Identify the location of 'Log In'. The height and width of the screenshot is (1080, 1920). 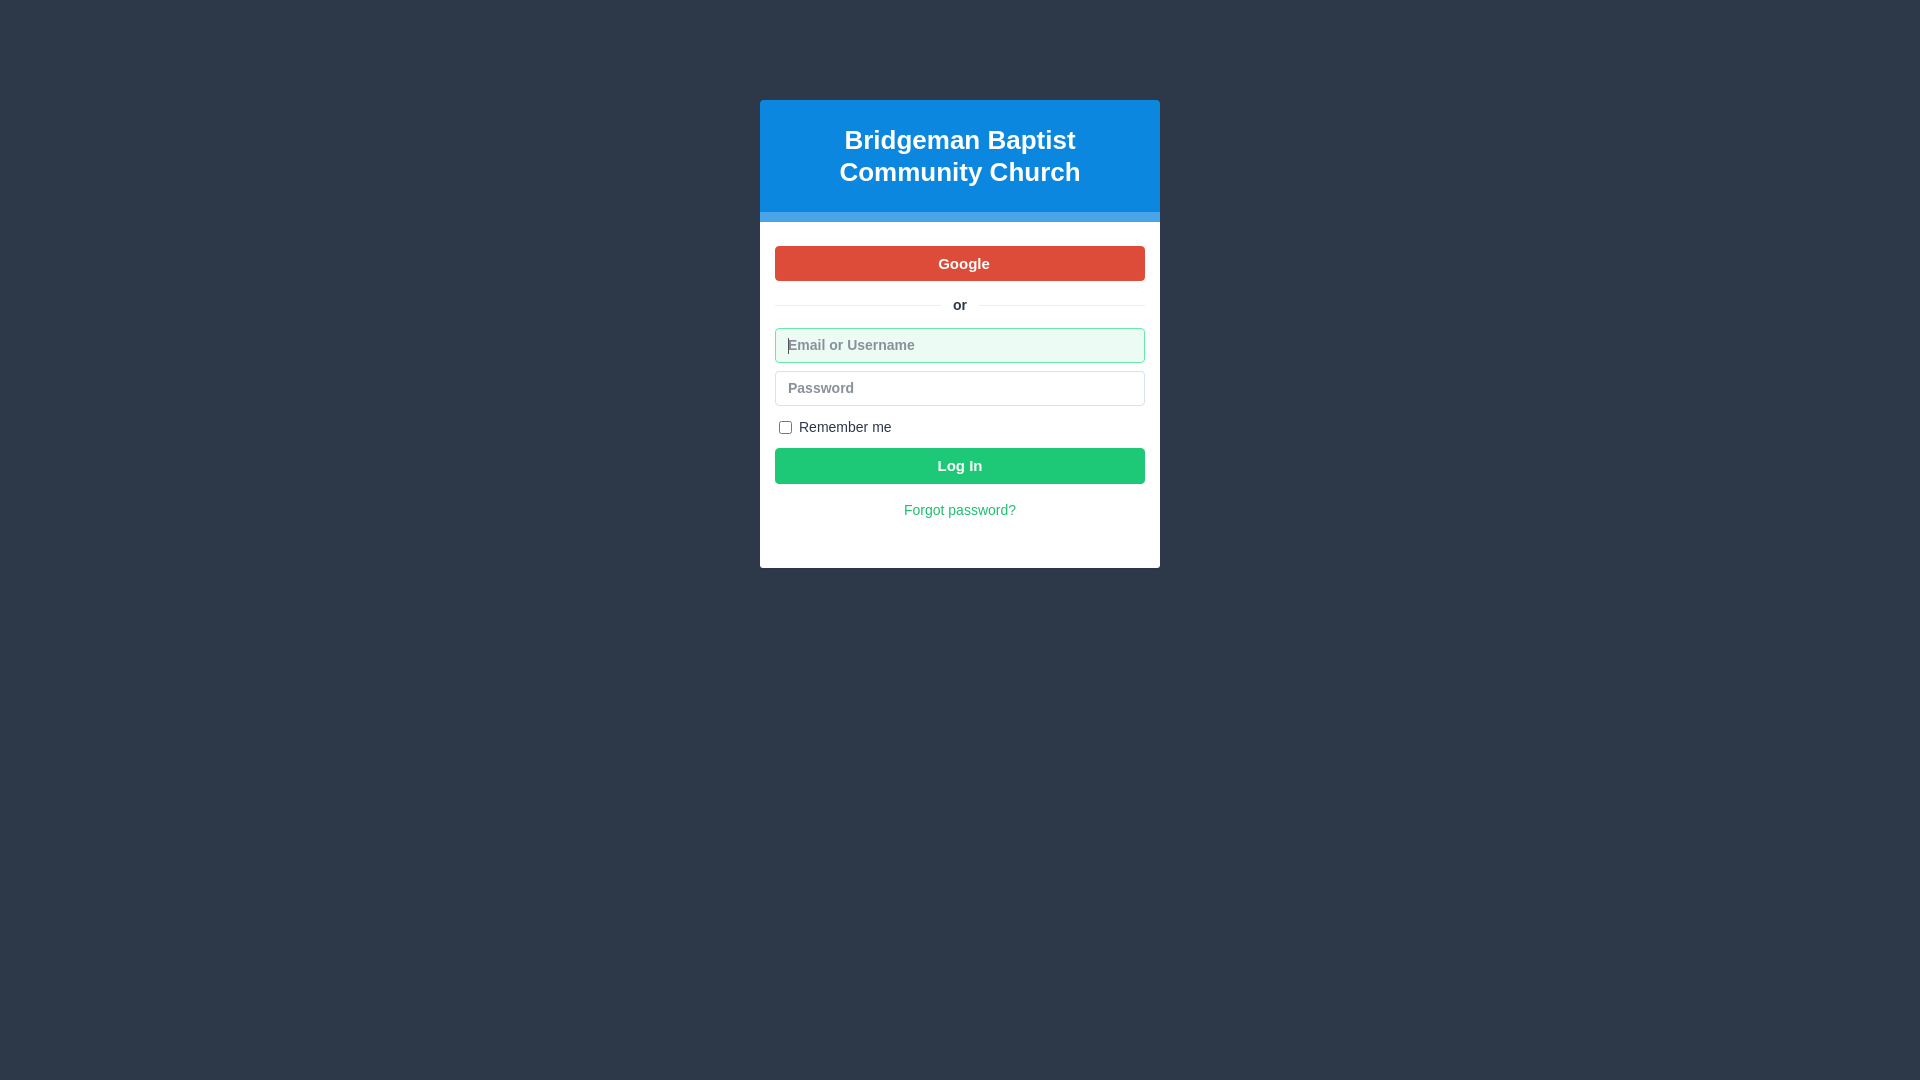
(960, 465).